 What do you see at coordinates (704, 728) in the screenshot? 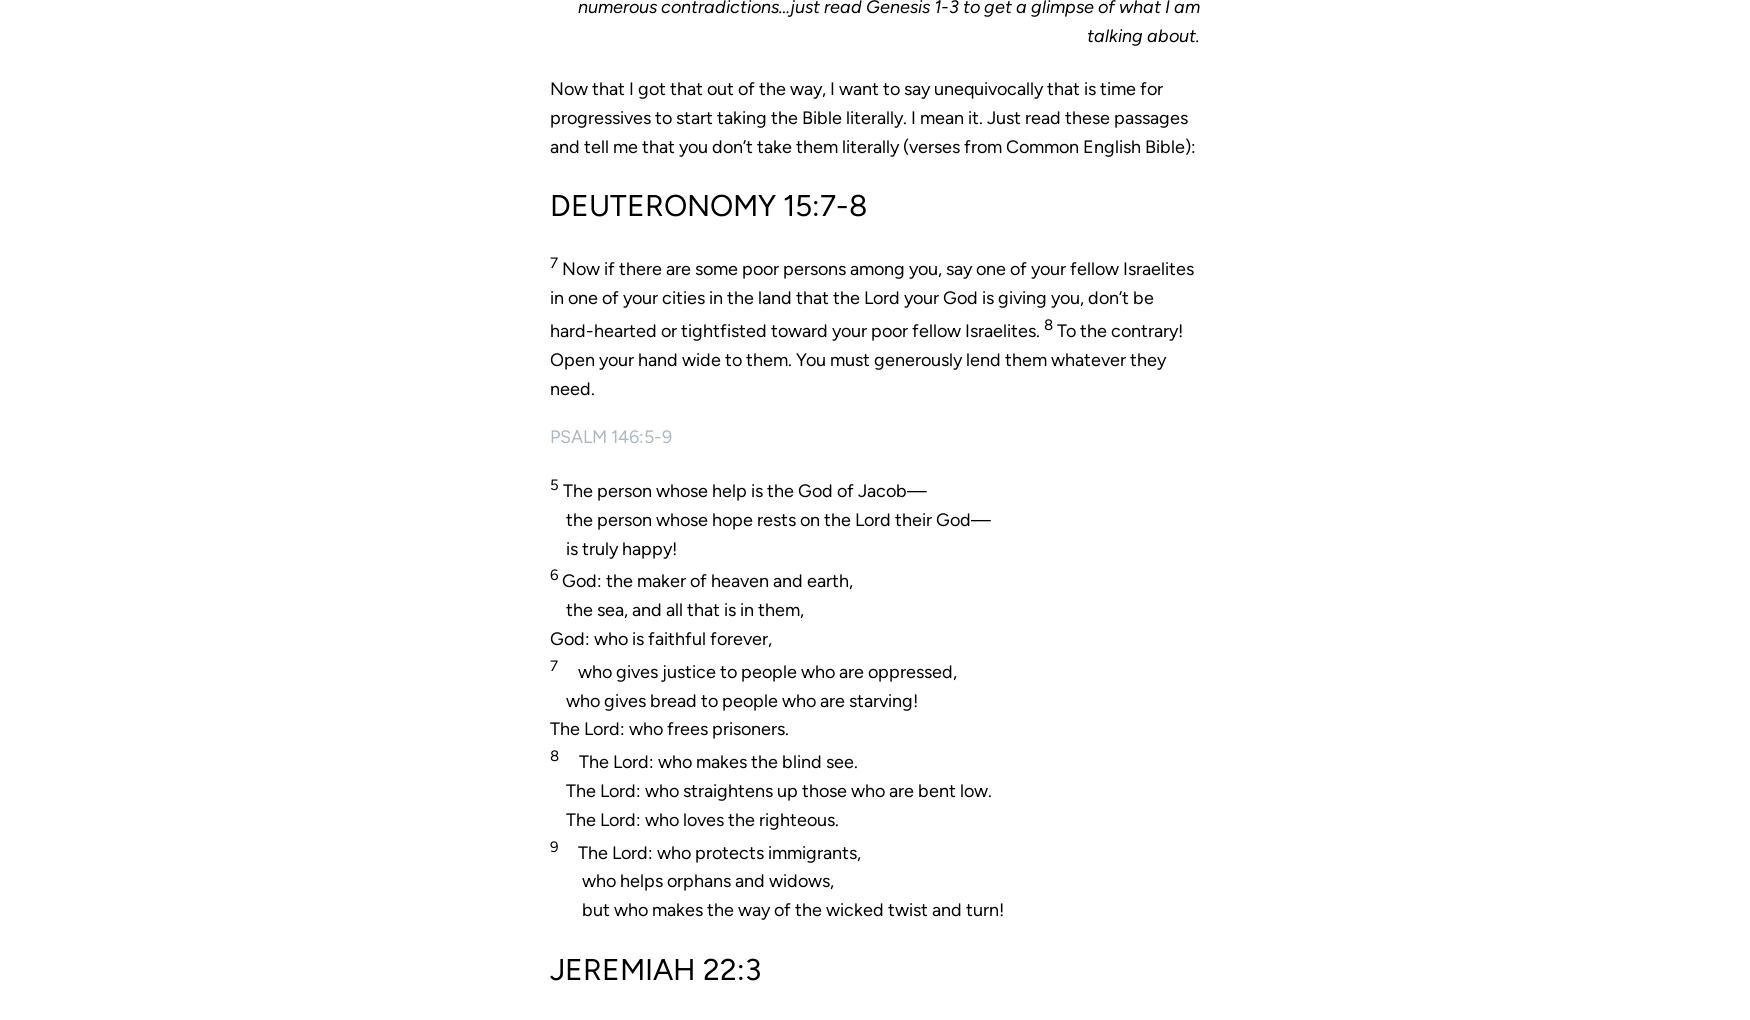
I see `': who frees prisoners.'` at bounding box center [704, 728].